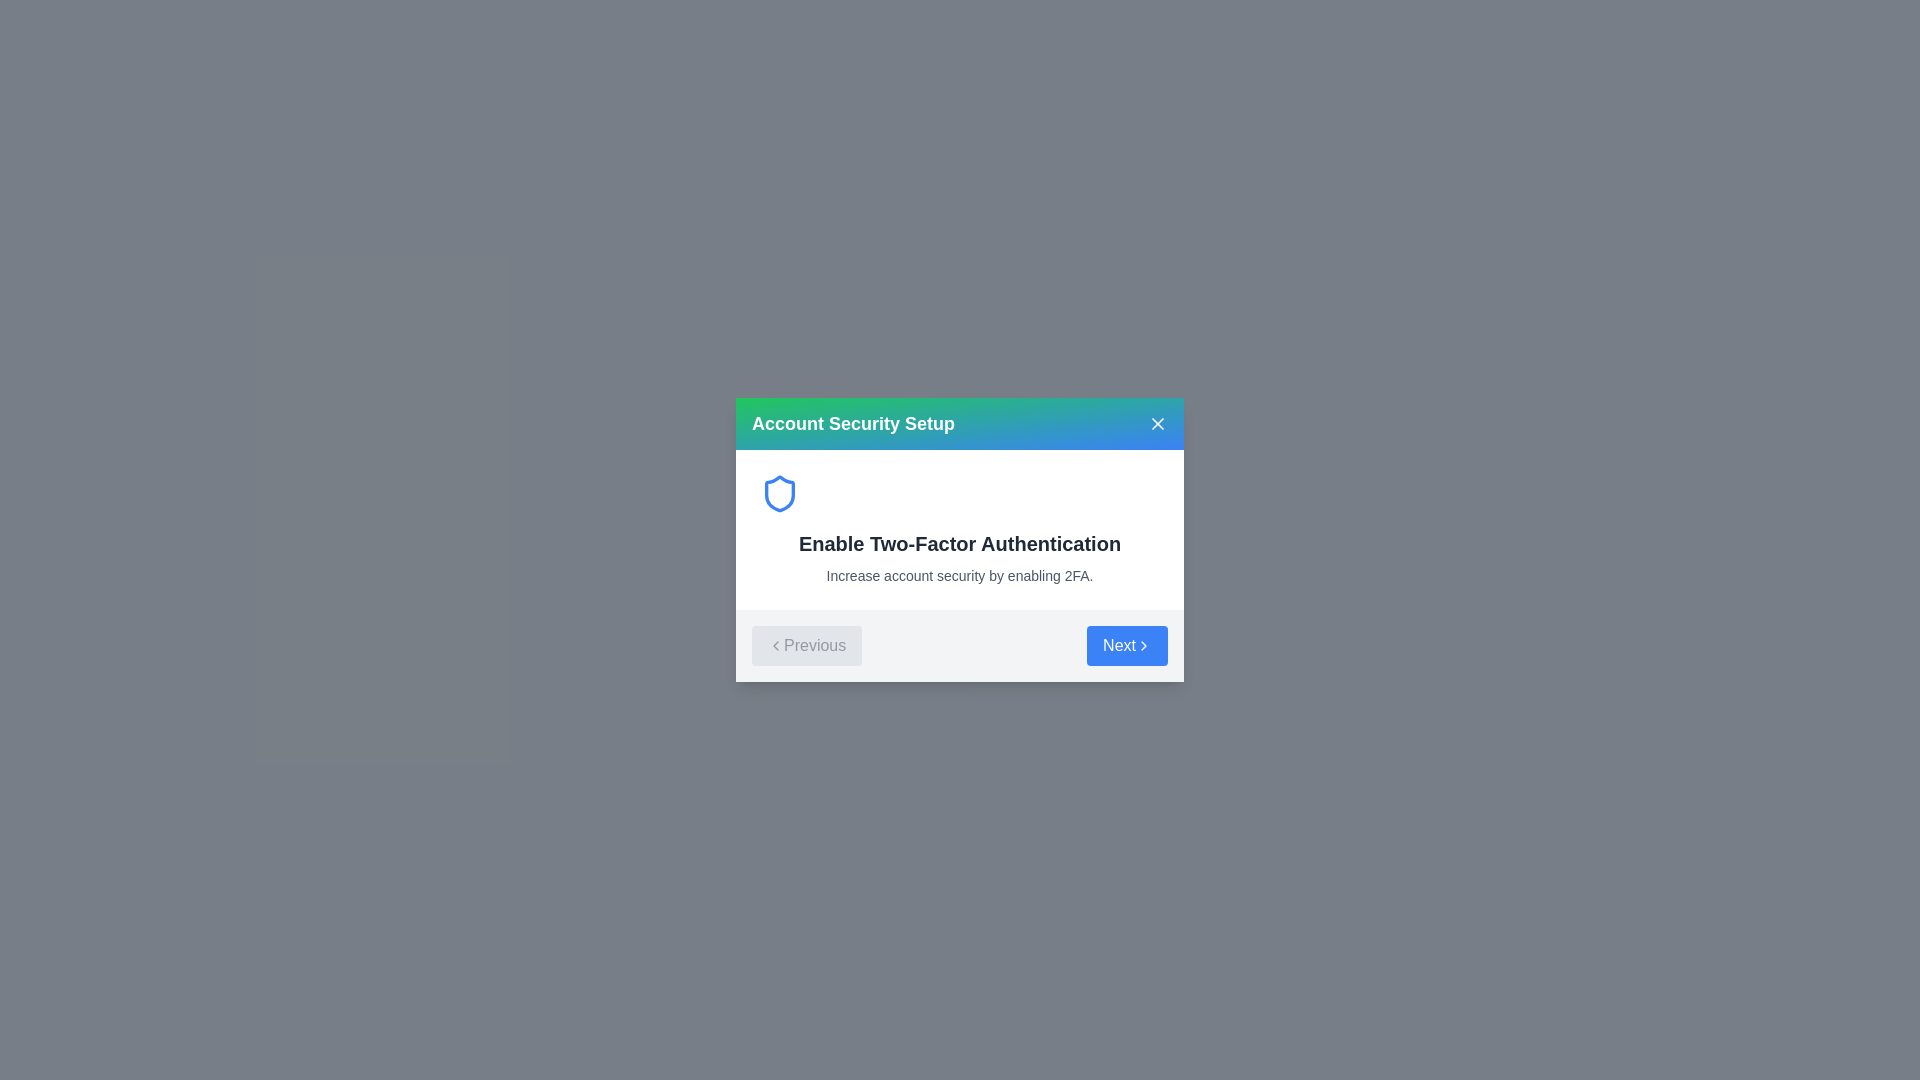 The height and width of the screenshot is (1080, 1920). What do you see at coordinates (778, 493) in the screenshot?
I see `the decorative security icon positioned in the upper left region of the 'Account Security Setup' dialog box, which is slightly left of the 'Enable Two-Factor Authentication' text` at bounding box center [778, 493].